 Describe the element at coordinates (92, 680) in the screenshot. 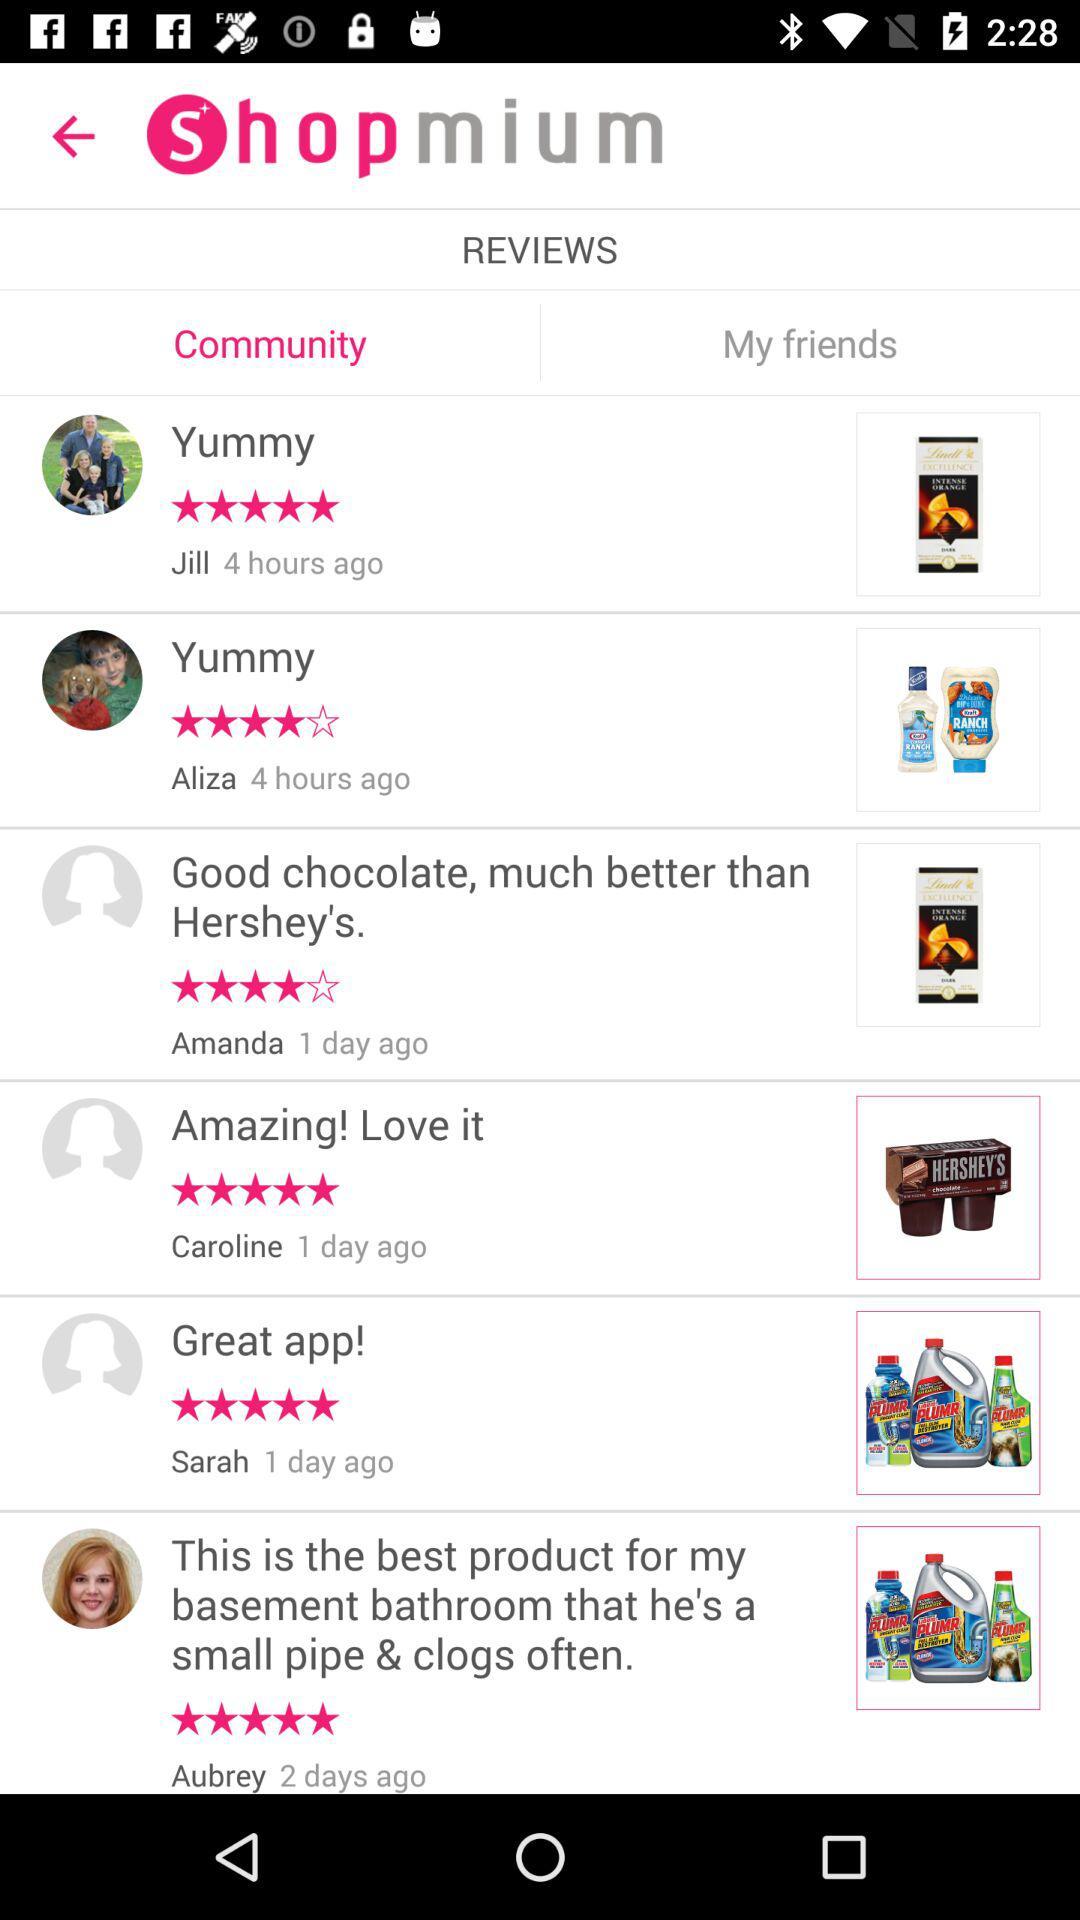

I see `item to the left of the yummy icon` at that location.